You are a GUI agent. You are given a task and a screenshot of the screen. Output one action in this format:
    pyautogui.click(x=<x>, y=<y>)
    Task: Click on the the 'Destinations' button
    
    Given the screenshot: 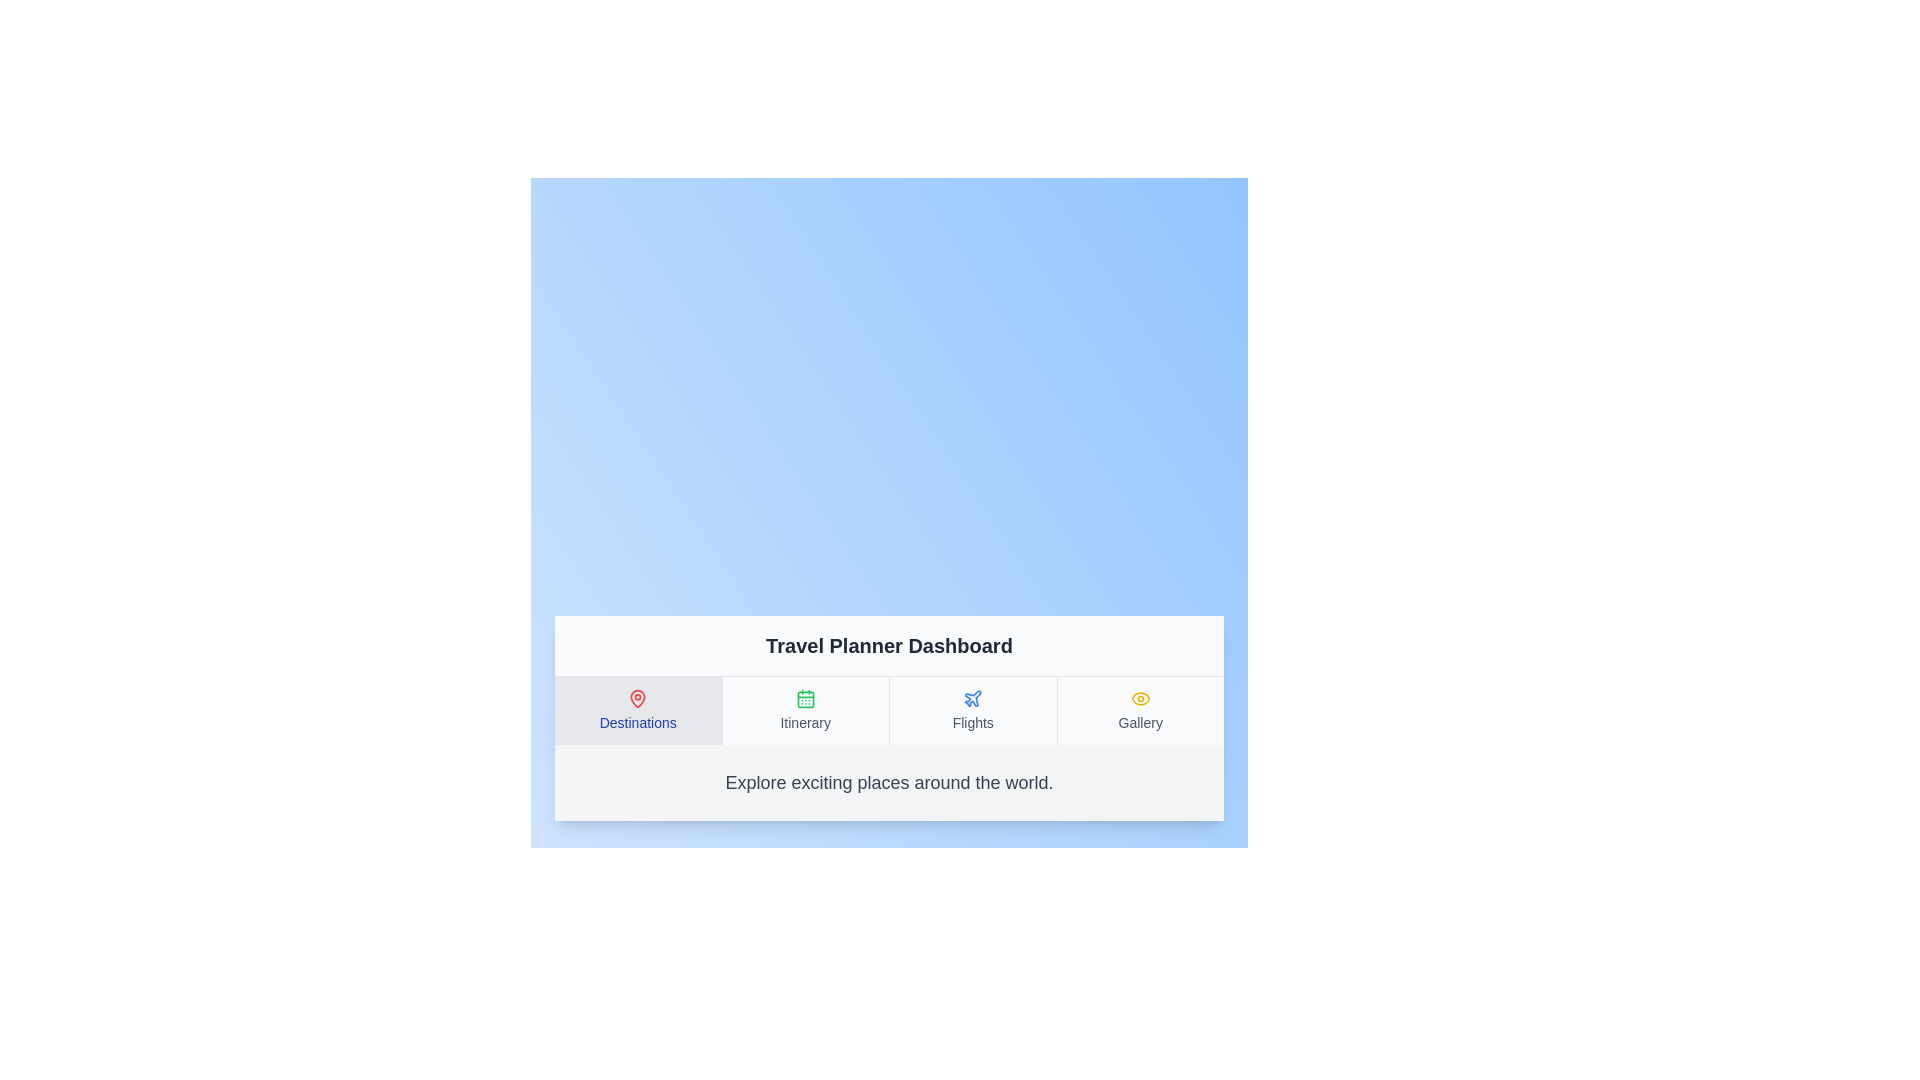 What is the action you would take?
    pyautogui.click(x=637, y=709)
    